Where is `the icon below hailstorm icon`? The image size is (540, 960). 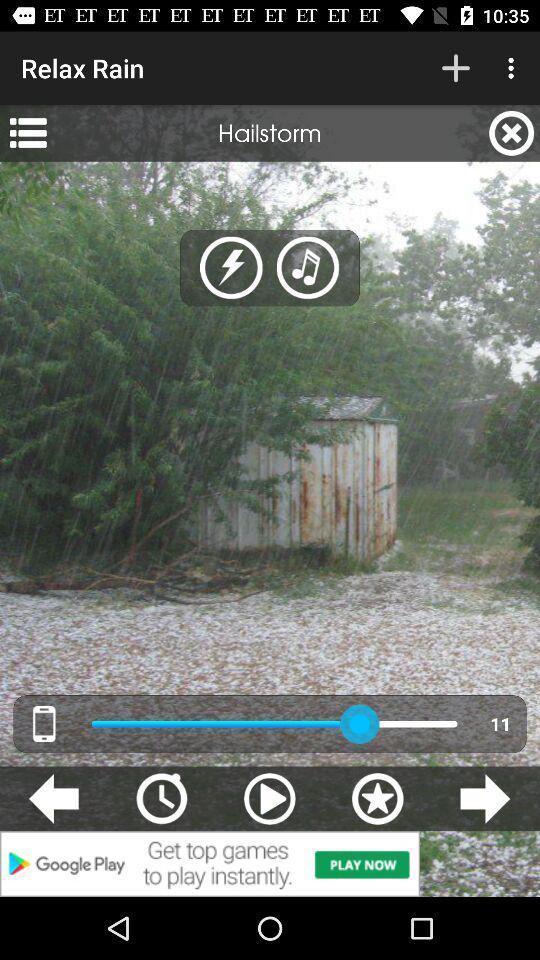
the icon below hailstorm icon is located at coordinates (230, 267).